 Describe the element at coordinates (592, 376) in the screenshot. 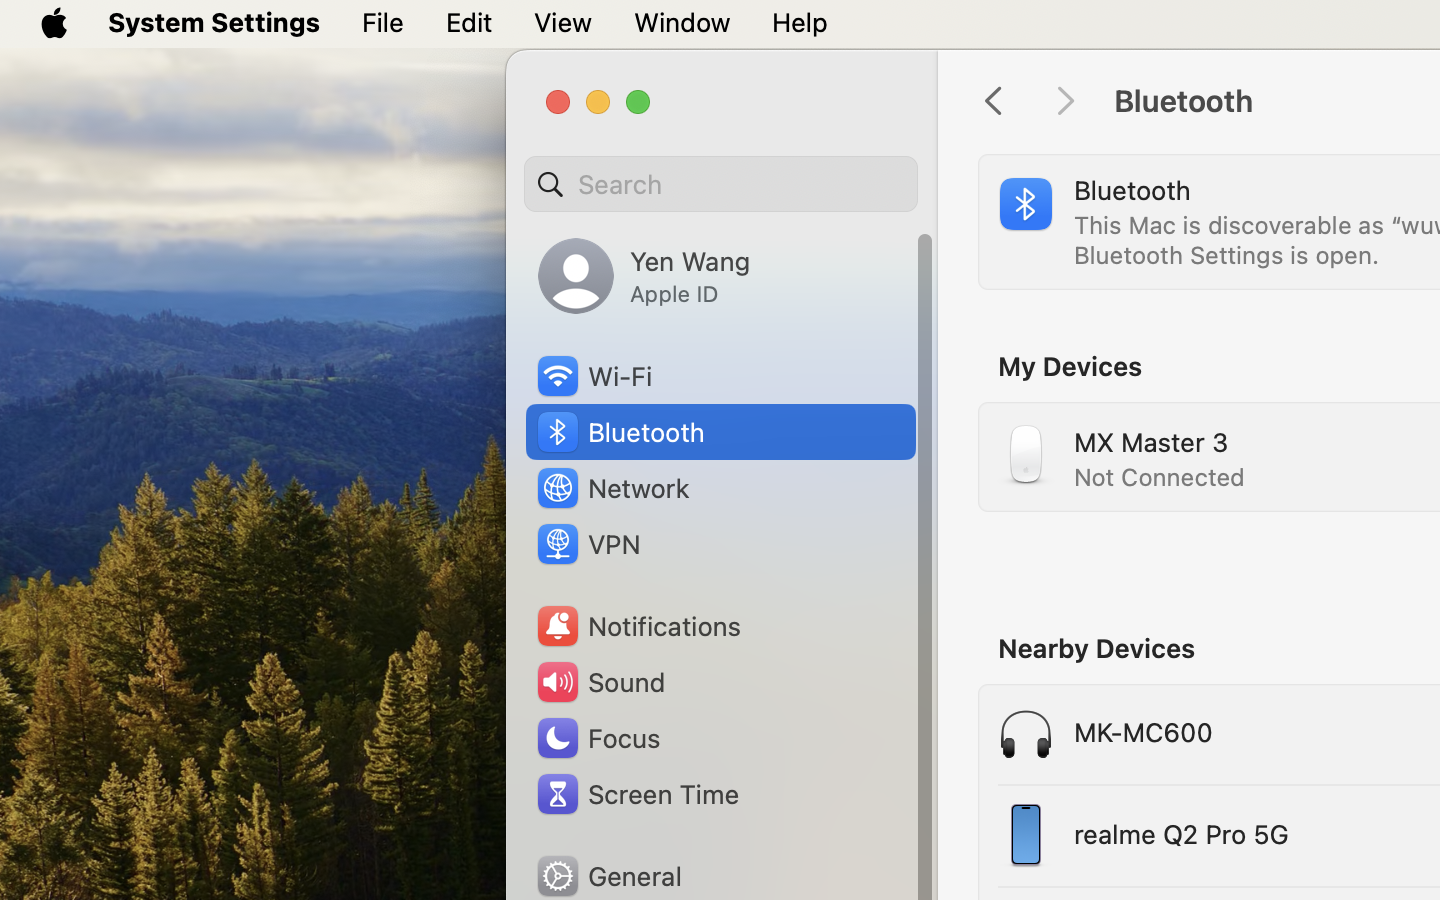

I see `'Wi‑Fi'` at that location.